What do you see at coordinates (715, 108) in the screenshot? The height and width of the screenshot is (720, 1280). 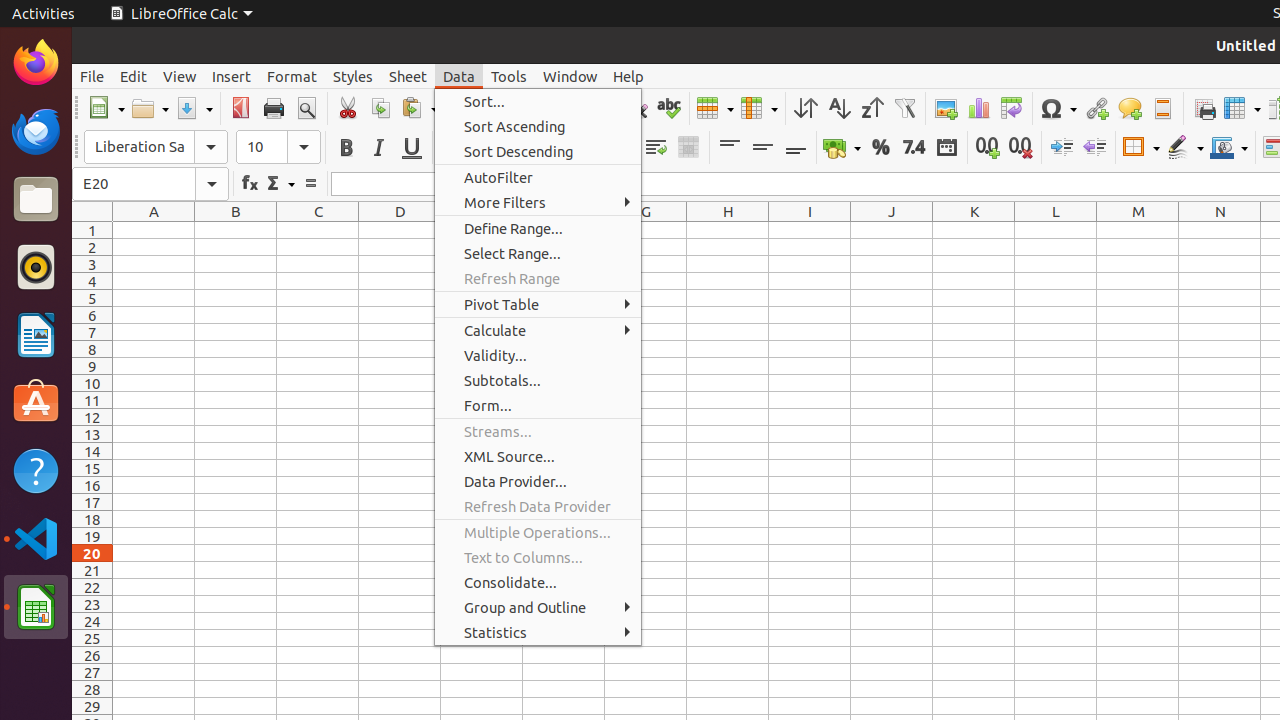 I see `'Row'` at bounding box center [715, 108].